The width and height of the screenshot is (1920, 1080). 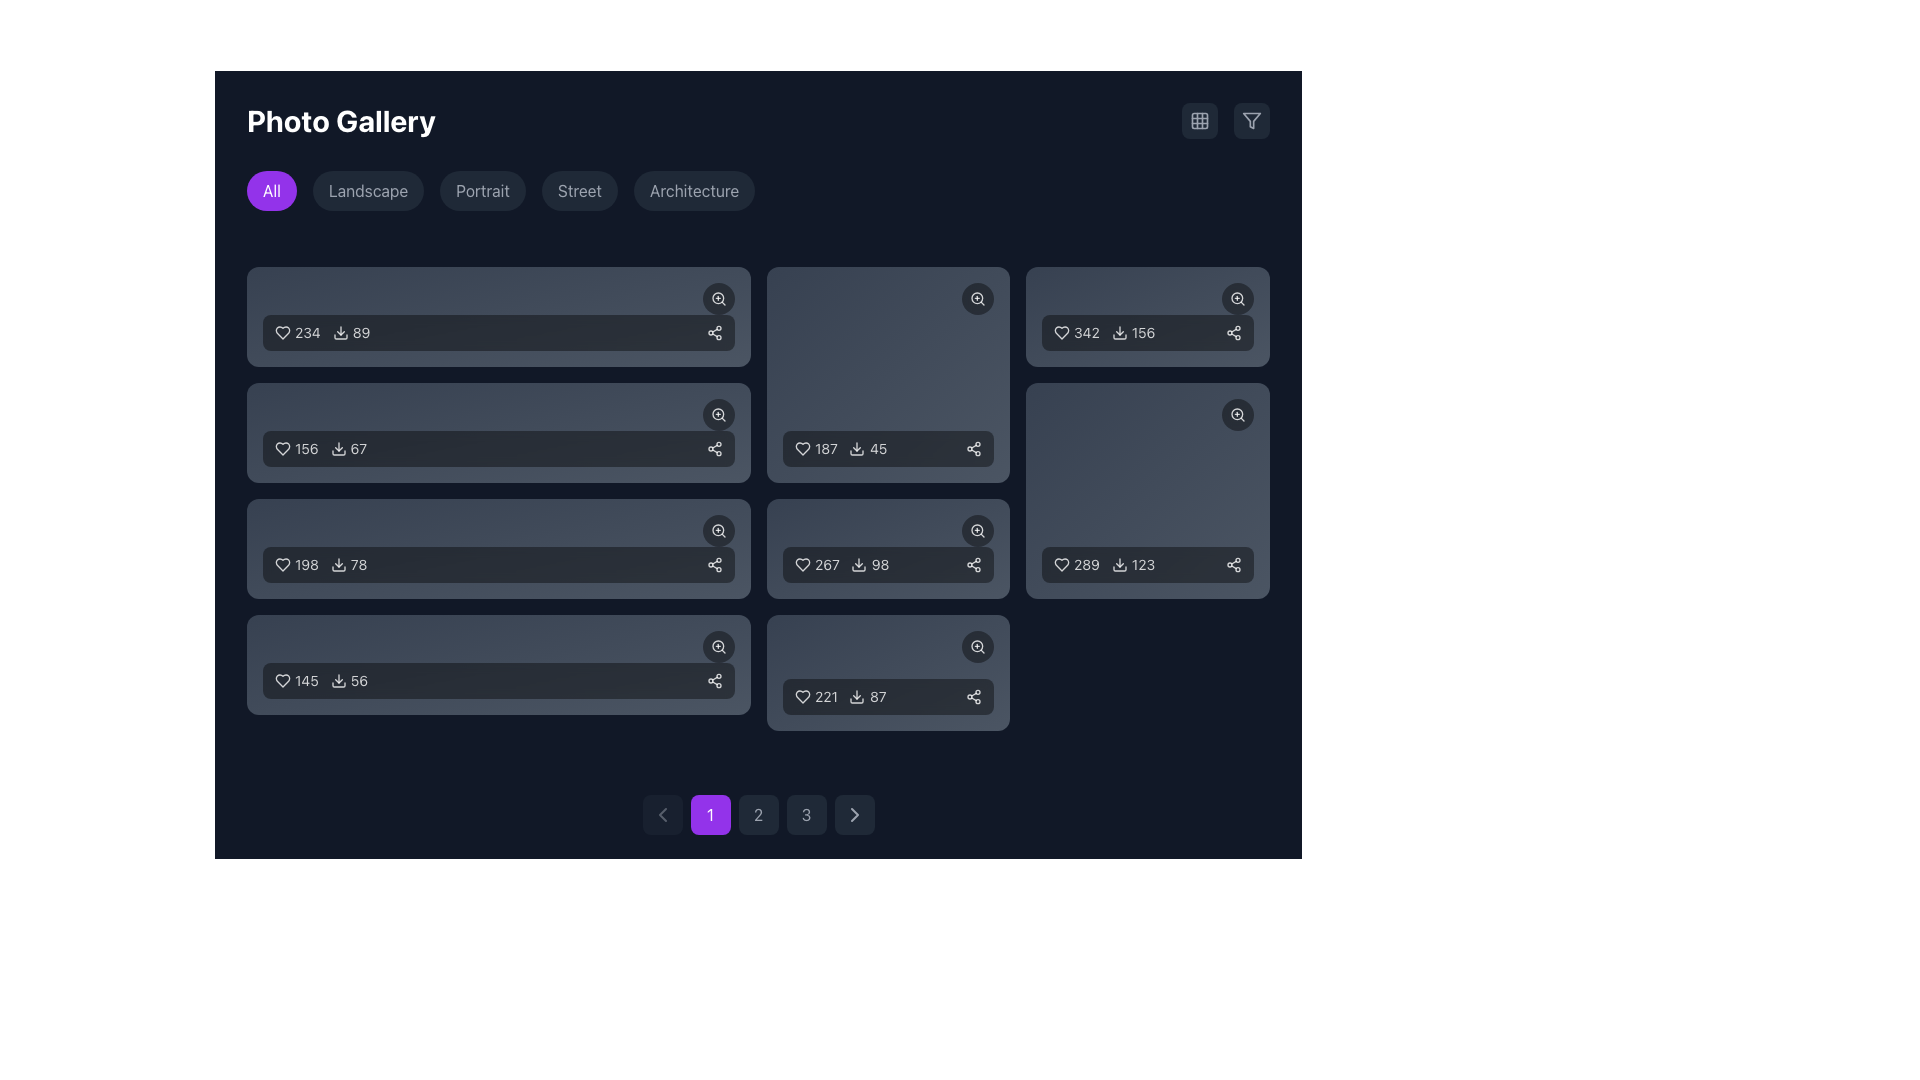 What do you see at coordinates (857, 696) in the screenshot?
I see `the download icon located at the bottom-left of the grid cell in the 'Photo Gallery' layout to initiate the download action` at bounding box center [857, 696].